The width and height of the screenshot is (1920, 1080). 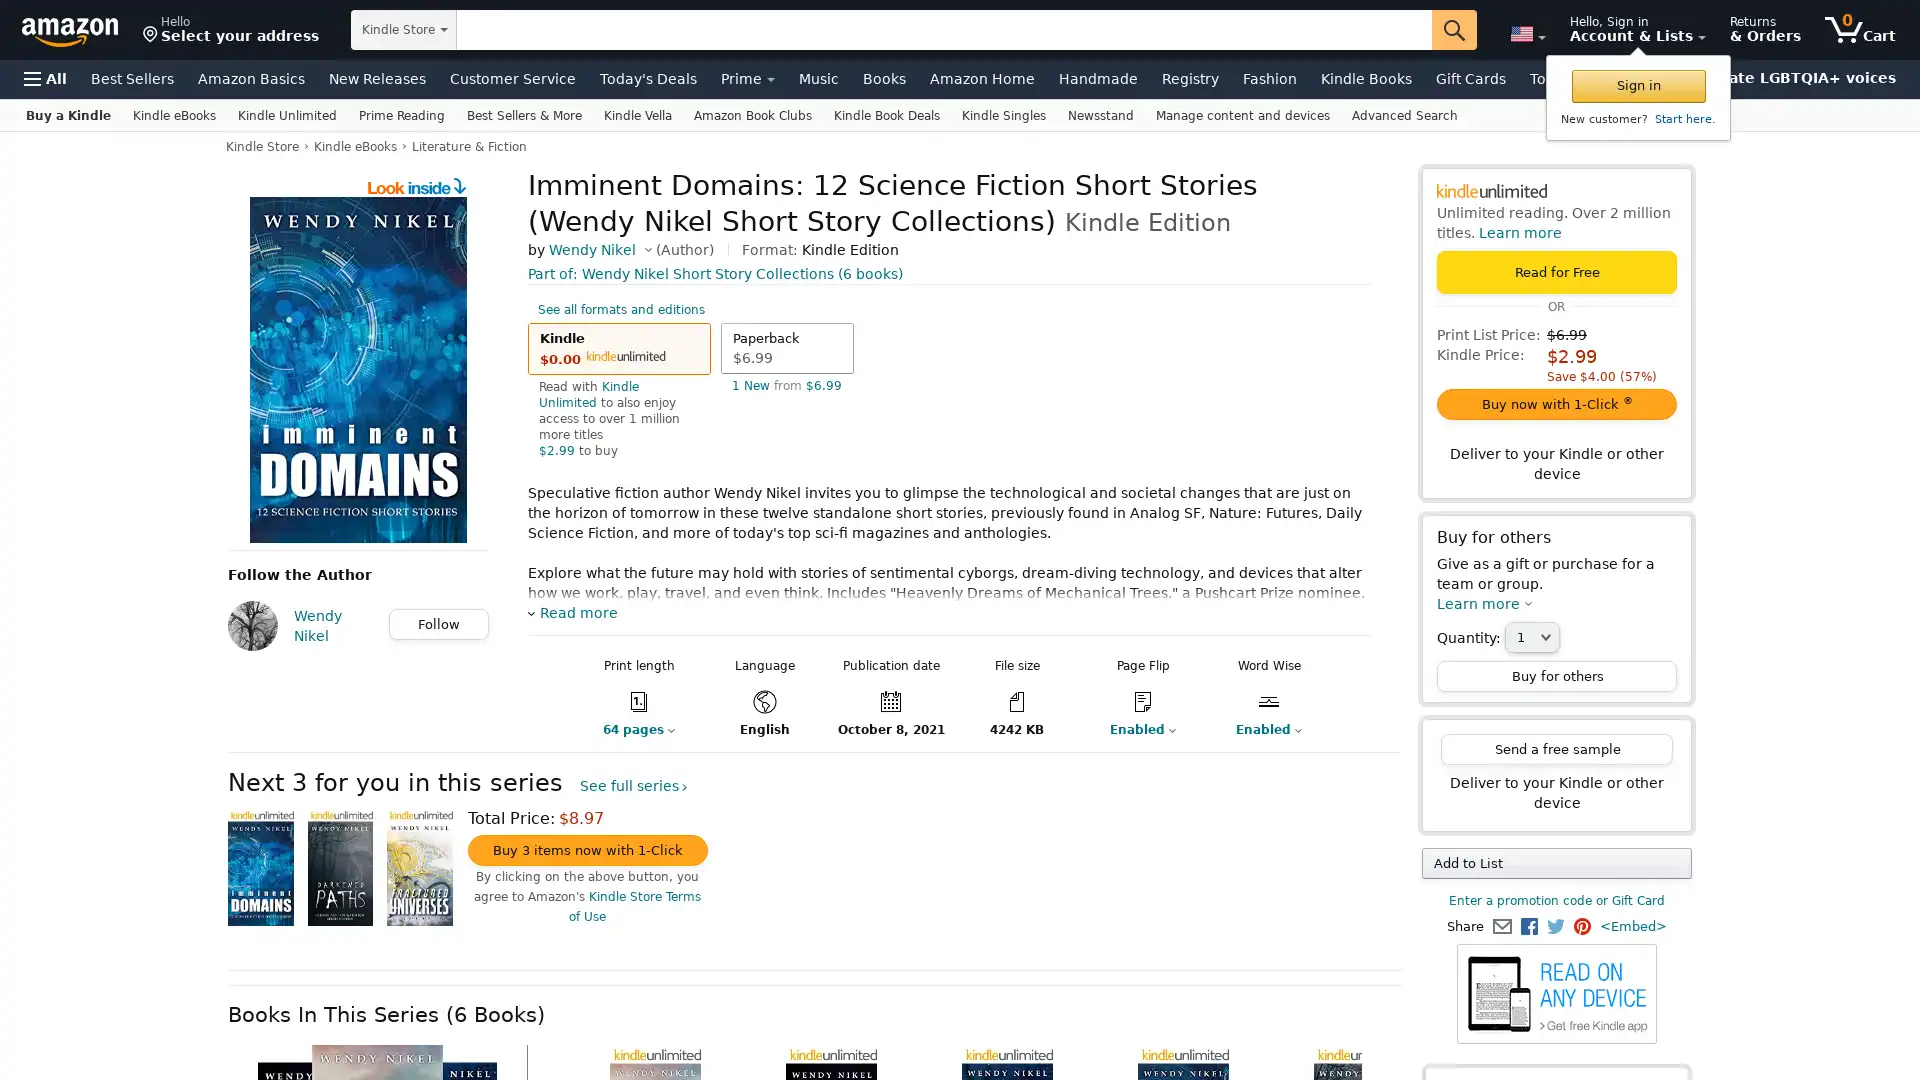 What do you see at coordinates (1555, 749) in the screenshot?
I see `Send a free sample` at bounding box center [1555, 749].